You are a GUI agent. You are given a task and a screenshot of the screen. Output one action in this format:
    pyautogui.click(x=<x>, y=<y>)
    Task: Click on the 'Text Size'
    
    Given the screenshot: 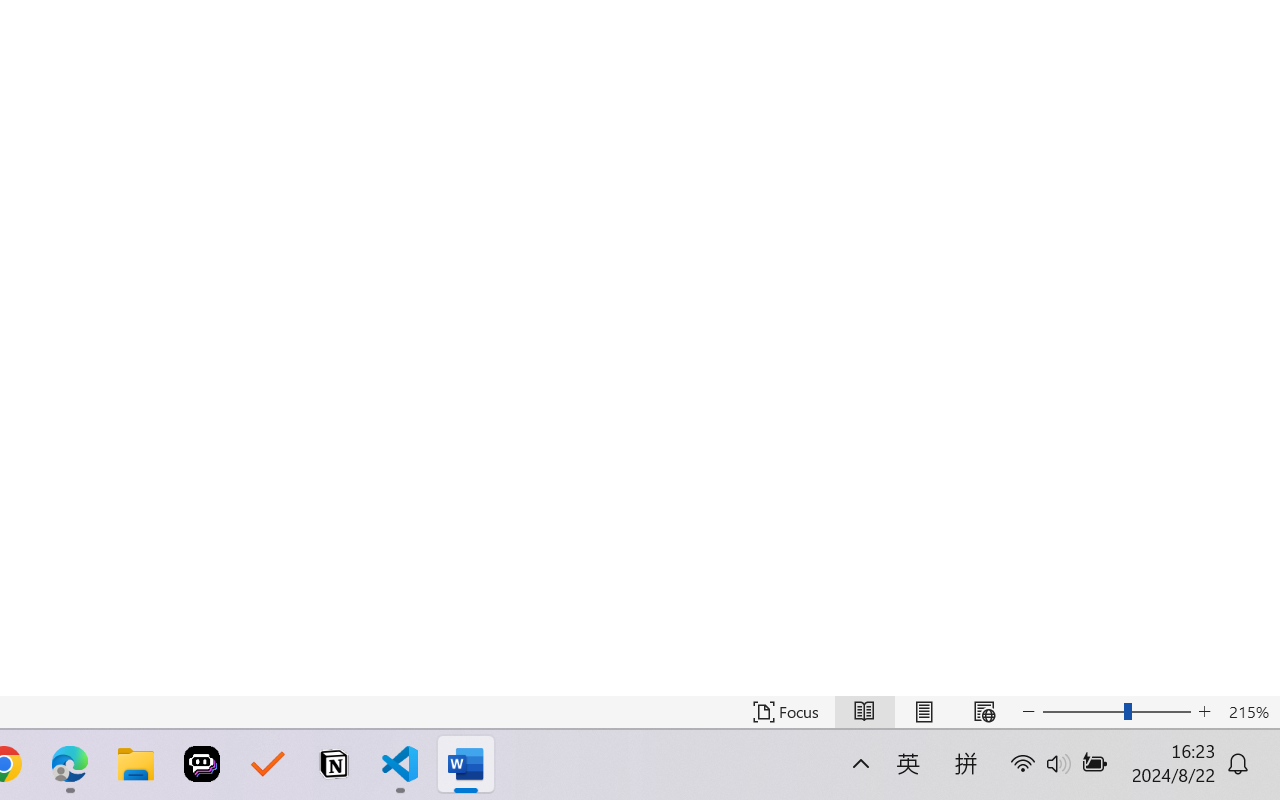 What is the action you would take?
    pyautogui.click(x=1115, y=711)
    